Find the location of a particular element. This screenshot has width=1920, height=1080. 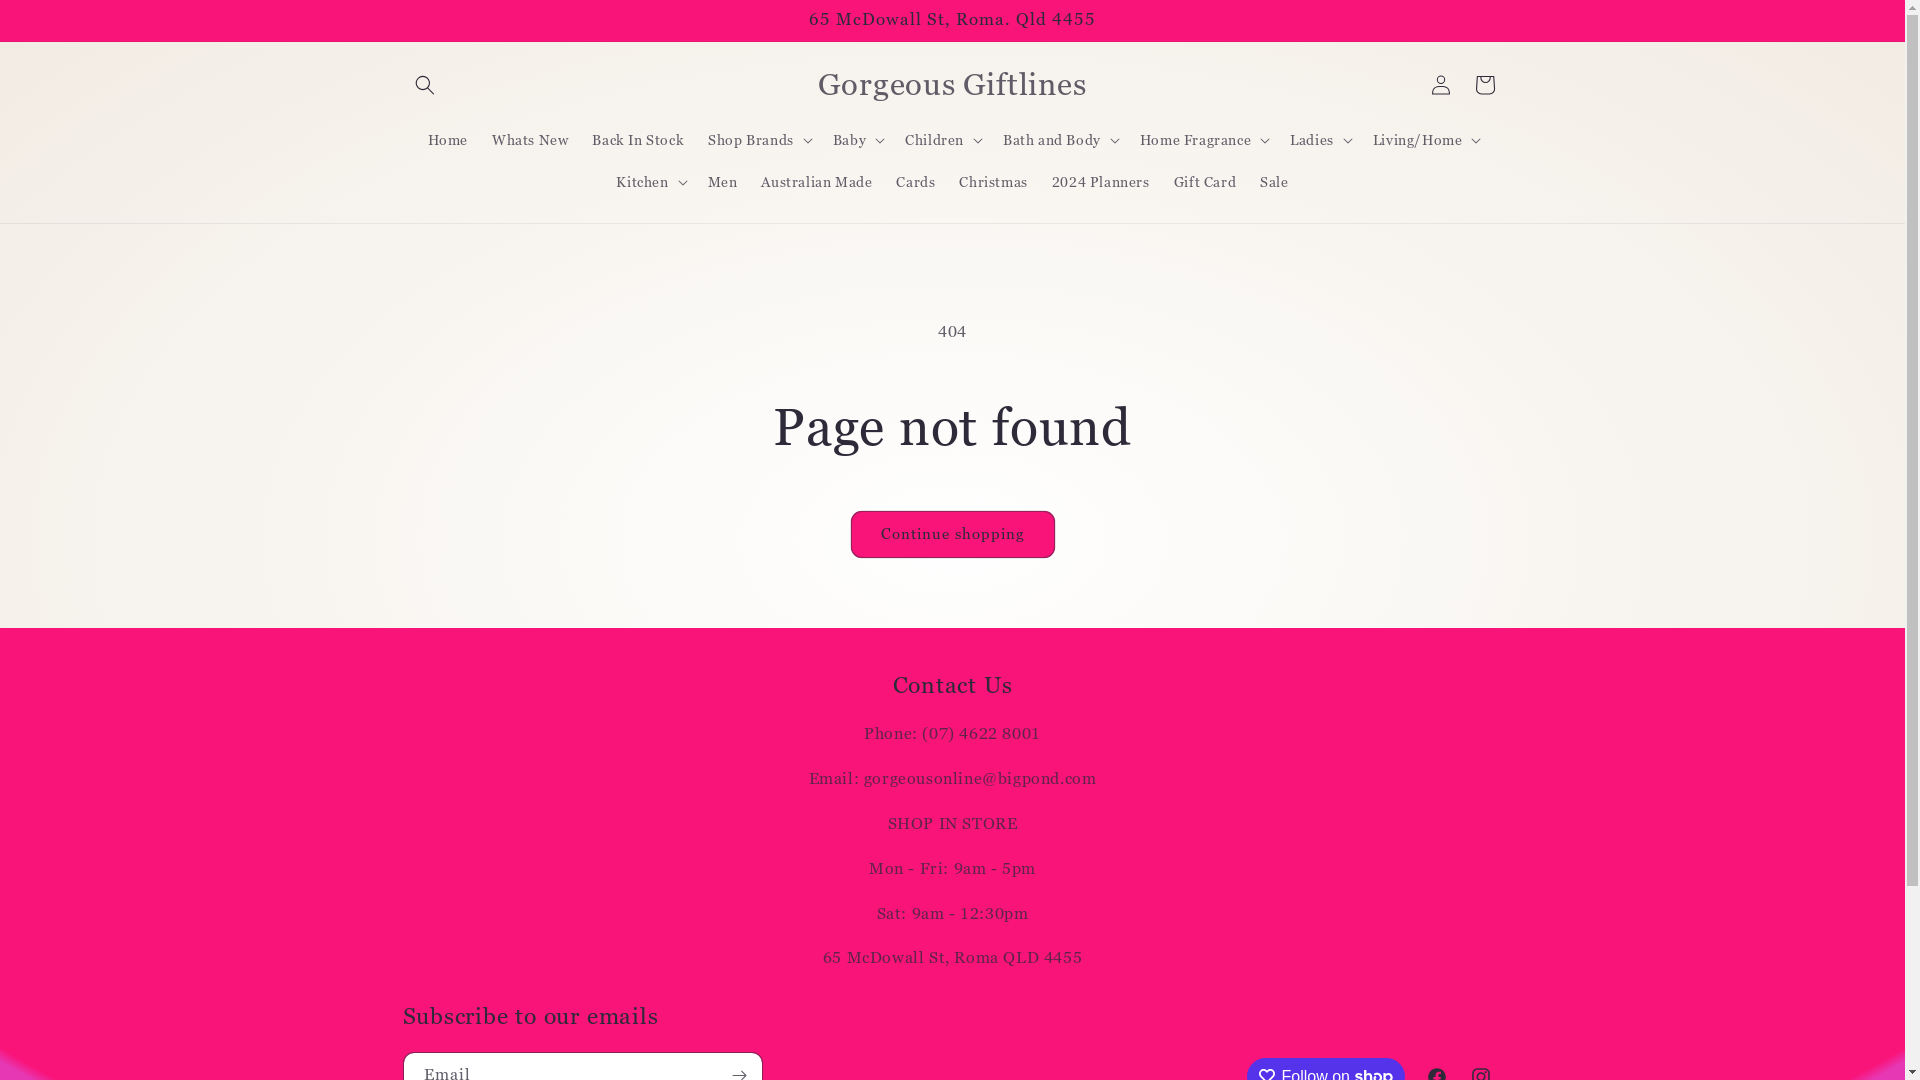

'Cards' is located at coordinates (914, 181).